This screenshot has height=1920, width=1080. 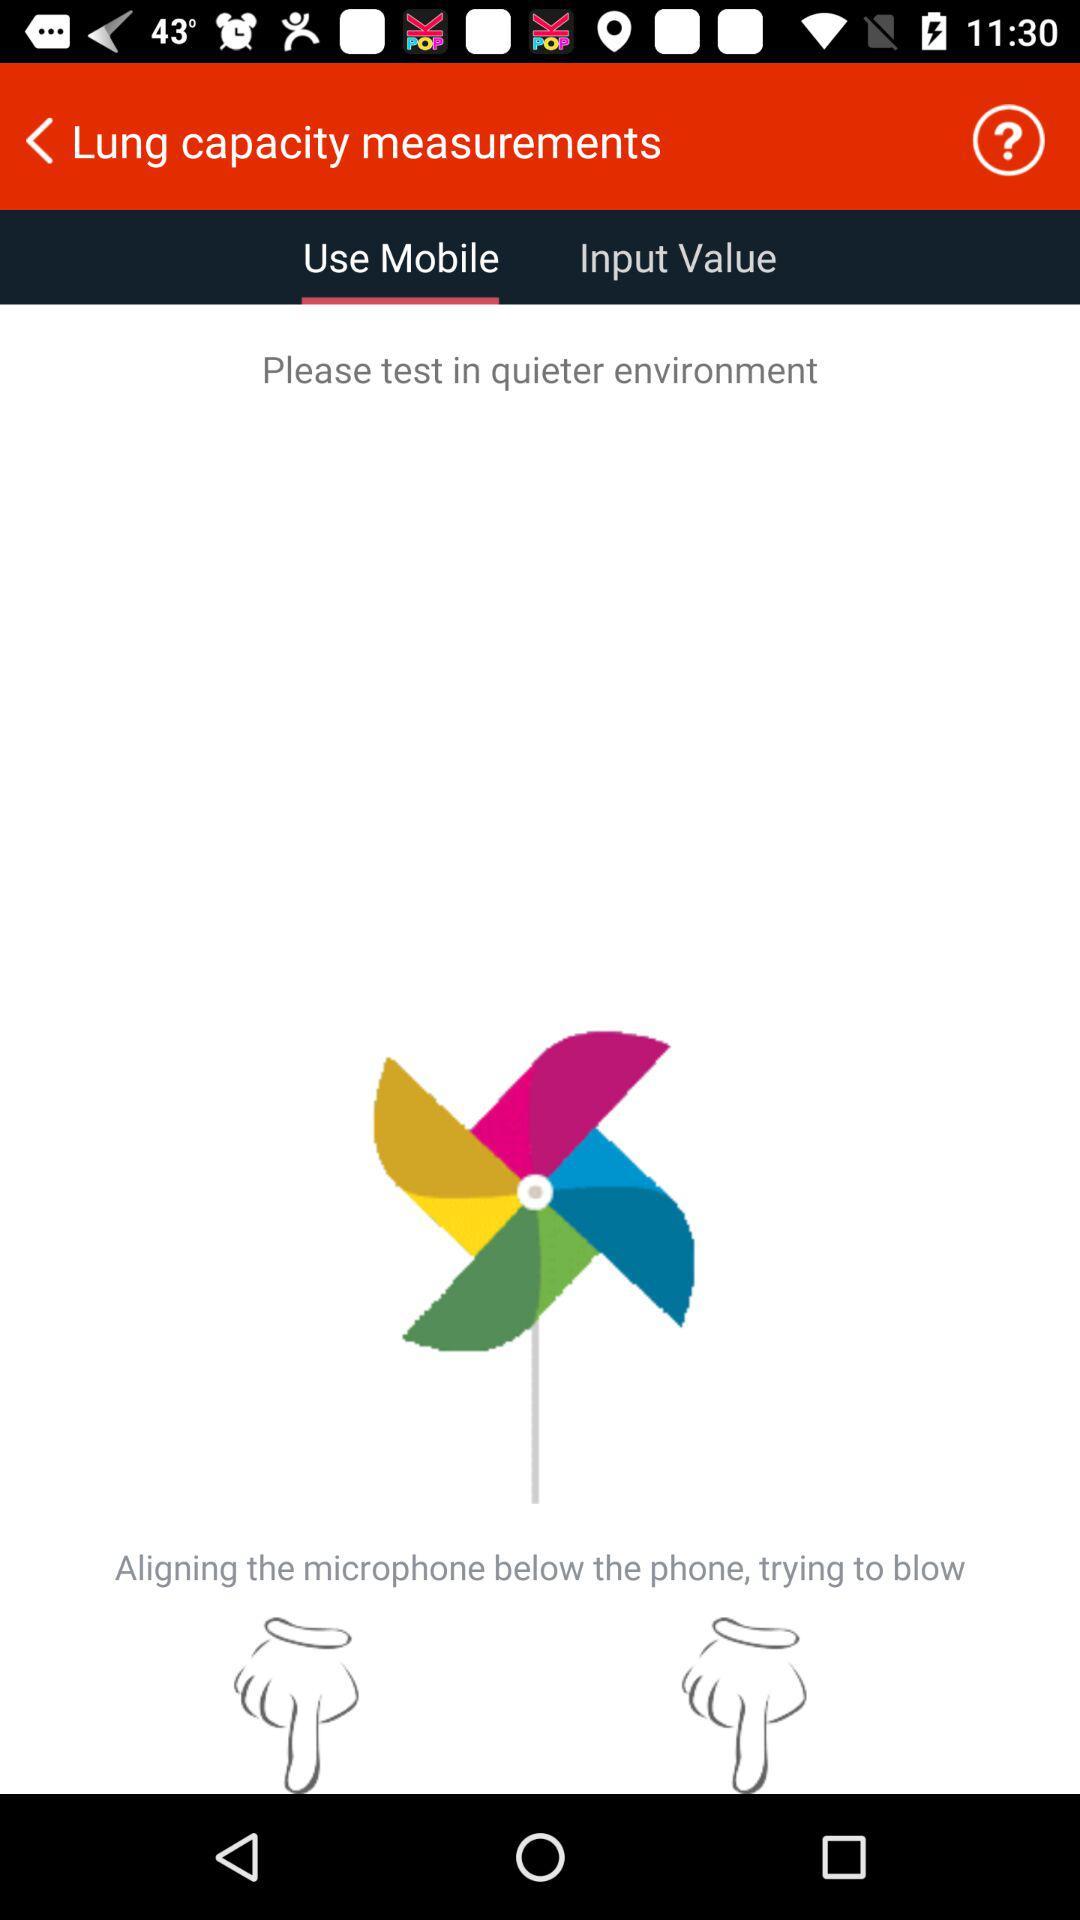 What do you see at coordinates (471, 139) in the screenshot?
I see `icon above the use mobile` at bounding box center [471, 139].